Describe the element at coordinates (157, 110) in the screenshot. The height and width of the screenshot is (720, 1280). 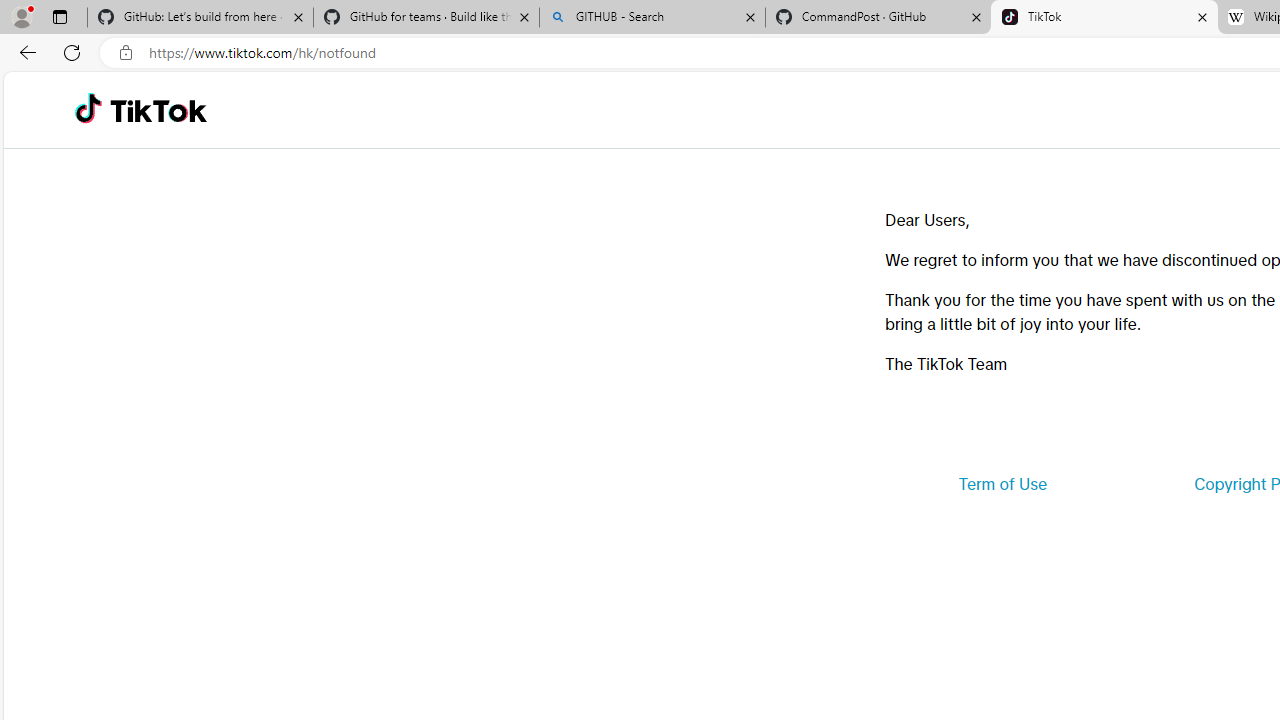
I see `'TikTok'` at that location.